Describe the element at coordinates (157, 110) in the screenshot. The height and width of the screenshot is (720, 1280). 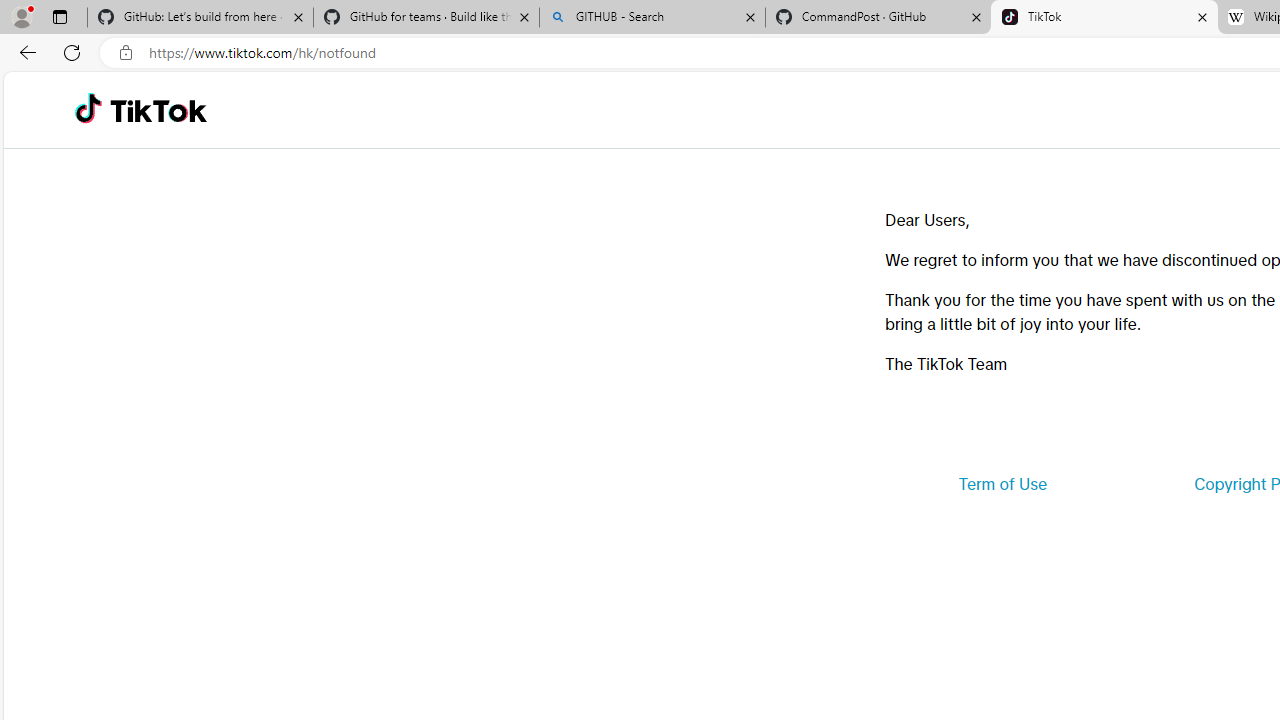
I see `'TikTok'` at that location.